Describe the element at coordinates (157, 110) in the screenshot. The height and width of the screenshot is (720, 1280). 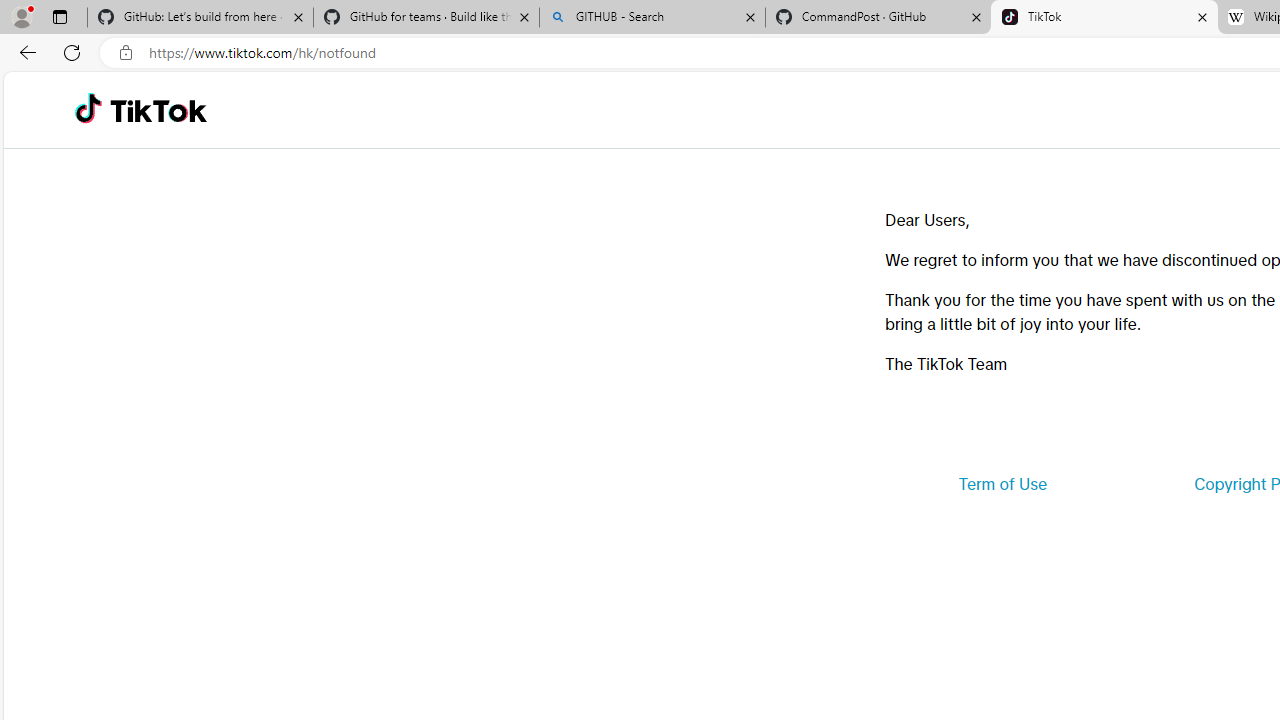
I see `'TikTok'` at that location.